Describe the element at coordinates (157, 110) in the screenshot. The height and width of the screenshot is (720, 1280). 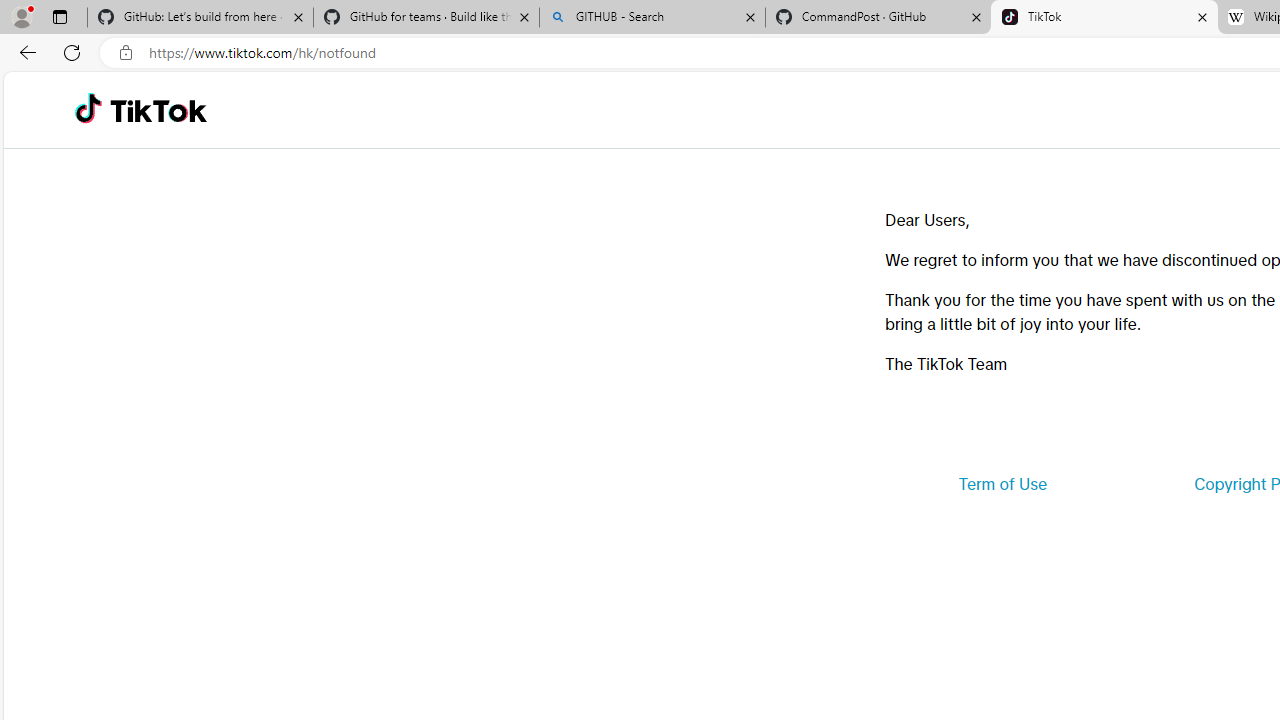
I see `'TikTok'` at that location.